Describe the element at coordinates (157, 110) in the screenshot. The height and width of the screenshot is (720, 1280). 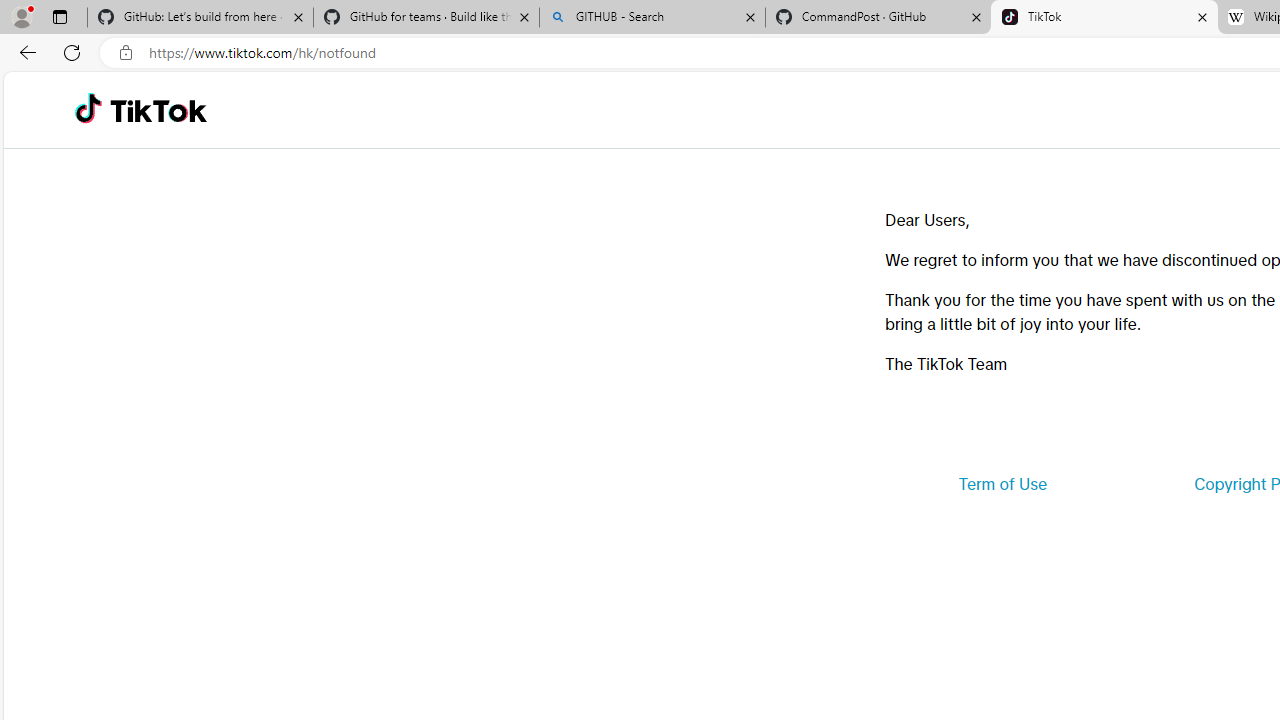
I see `'TikTok'` at that location.